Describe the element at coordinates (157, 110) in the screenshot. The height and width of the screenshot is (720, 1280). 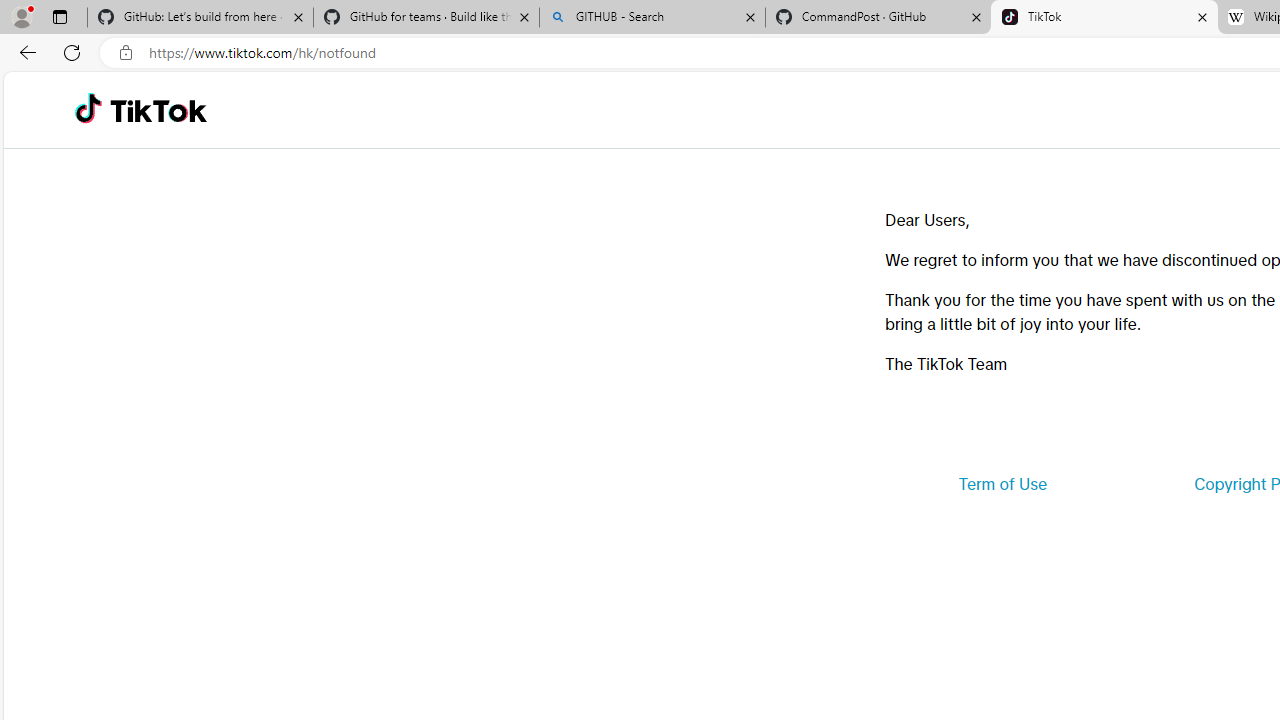
I see `'TikTok'` at that location.